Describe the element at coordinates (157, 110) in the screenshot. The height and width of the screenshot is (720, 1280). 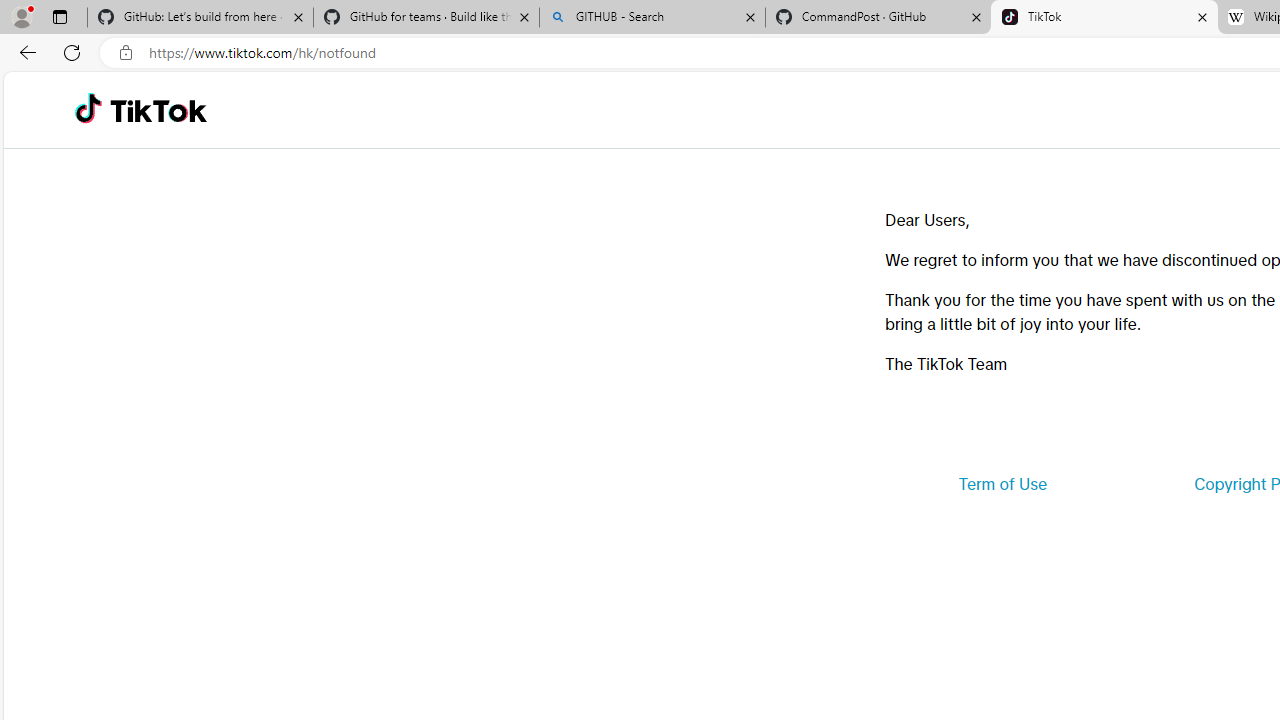
I see `'TikTok'` at that location.